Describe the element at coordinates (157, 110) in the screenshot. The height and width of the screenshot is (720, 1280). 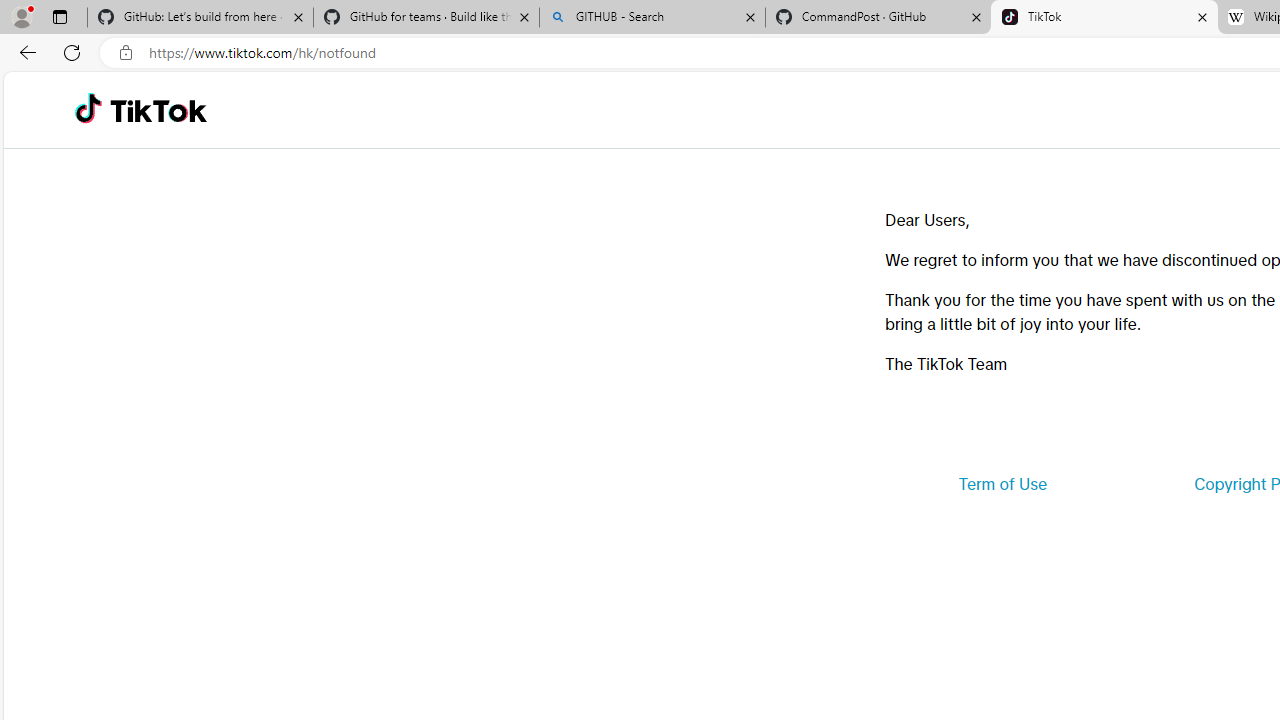
I see `'TikTok'` at that location.